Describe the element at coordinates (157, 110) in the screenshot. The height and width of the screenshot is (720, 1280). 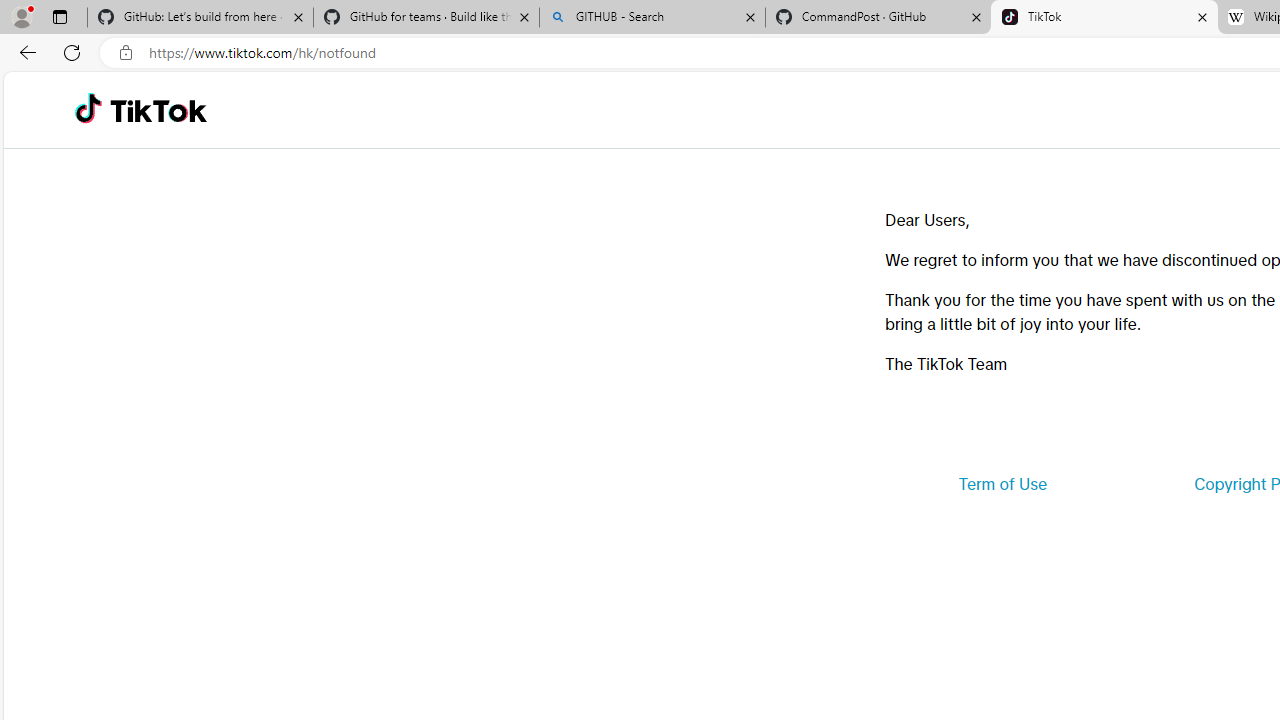
I see `'TikTok'` at that location.